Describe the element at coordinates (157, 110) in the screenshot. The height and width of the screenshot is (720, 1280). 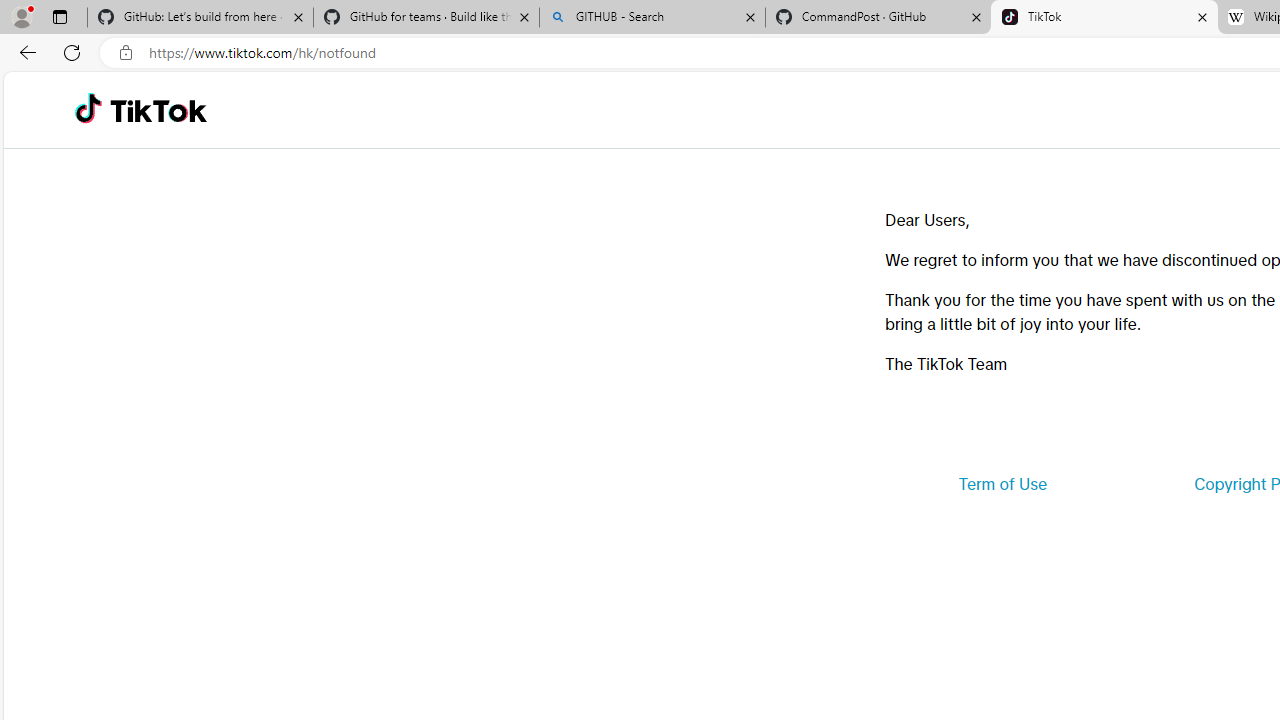
I see `'TikTok'` at that location.